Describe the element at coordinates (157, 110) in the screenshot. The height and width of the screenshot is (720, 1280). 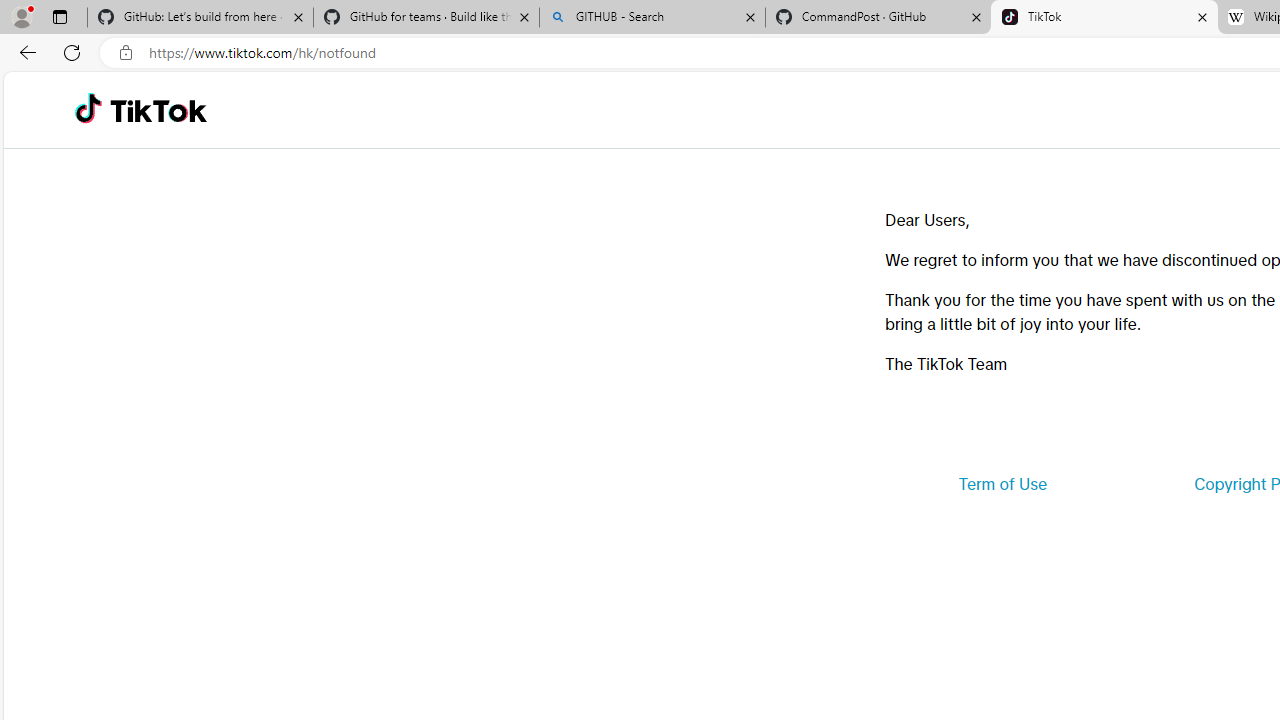
I see `'TikTok'` at that location.